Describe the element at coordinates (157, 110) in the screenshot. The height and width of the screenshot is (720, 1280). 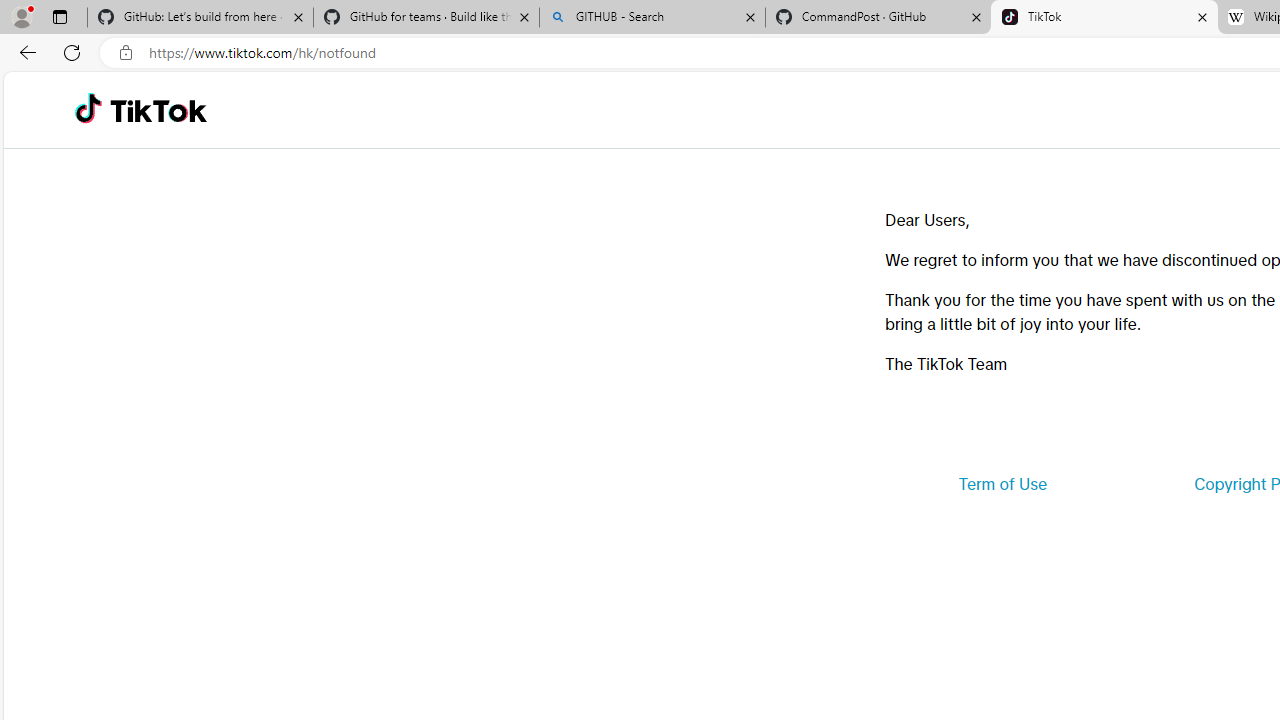
I see `'TikTok'` at that location.